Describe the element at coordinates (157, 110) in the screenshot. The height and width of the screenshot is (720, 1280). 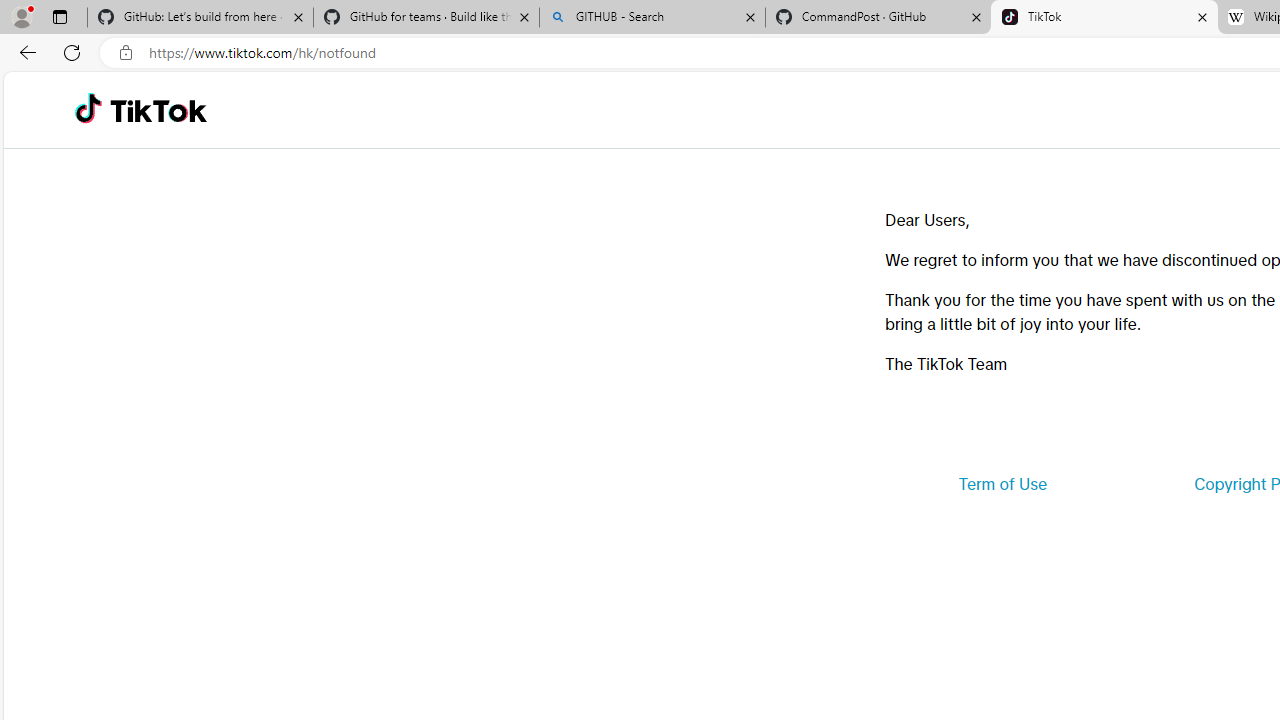
I see `'TikTok'` at that location.